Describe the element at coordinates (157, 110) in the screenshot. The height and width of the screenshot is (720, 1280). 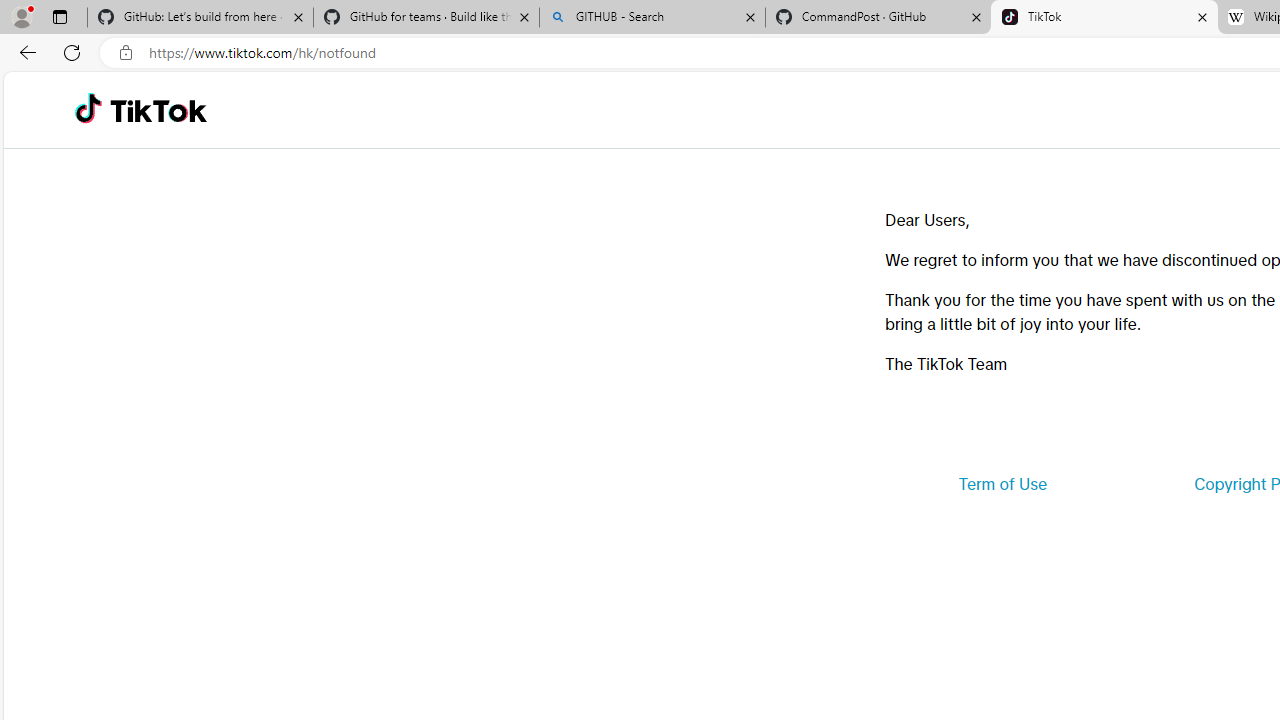
I see `'TikTok'` at that location.